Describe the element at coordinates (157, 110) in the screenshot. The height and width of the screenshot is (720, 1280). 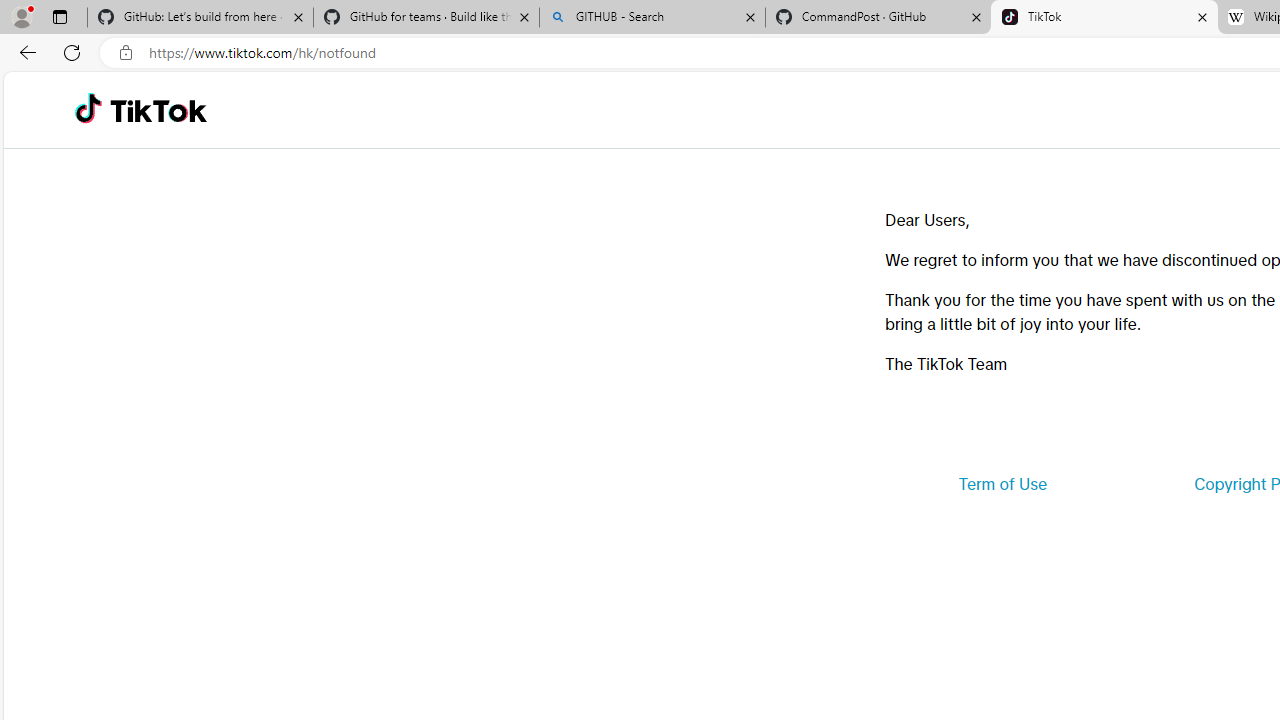
I see `'TikTok'` at that location.